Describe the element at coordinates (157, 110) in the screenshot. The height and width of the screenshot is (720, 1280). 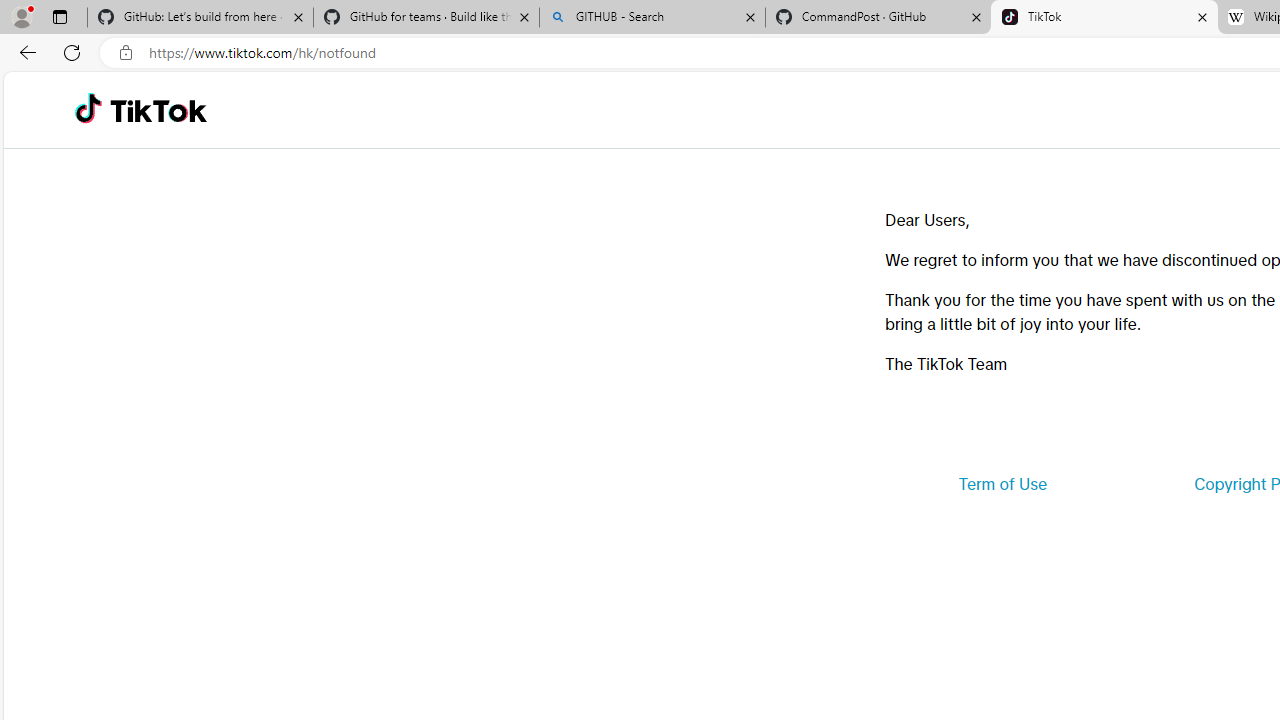
I see `'TikTok'` at that location.